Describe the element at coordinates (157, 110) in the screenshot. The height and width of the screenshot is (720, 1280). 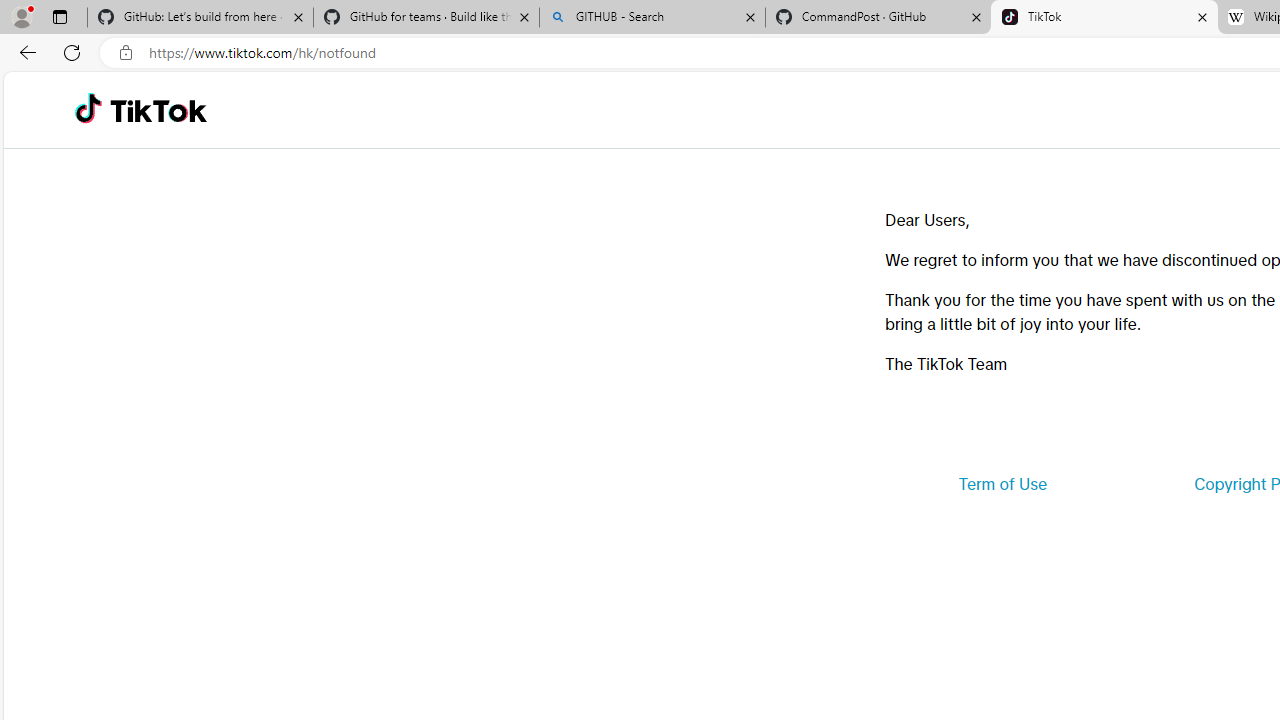
I see `'TikTok'` at that location.